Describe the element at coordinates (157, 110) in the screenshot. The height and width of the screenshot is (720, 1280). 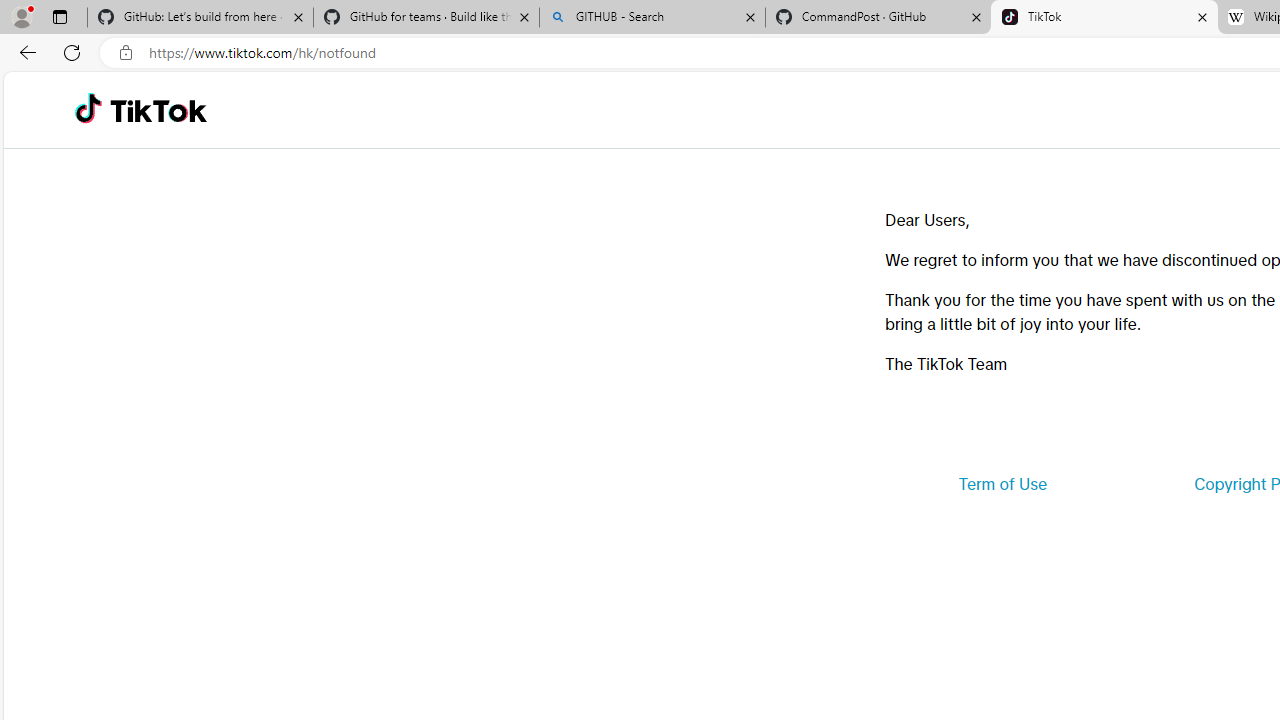
I see `'TikTok'` at that location.